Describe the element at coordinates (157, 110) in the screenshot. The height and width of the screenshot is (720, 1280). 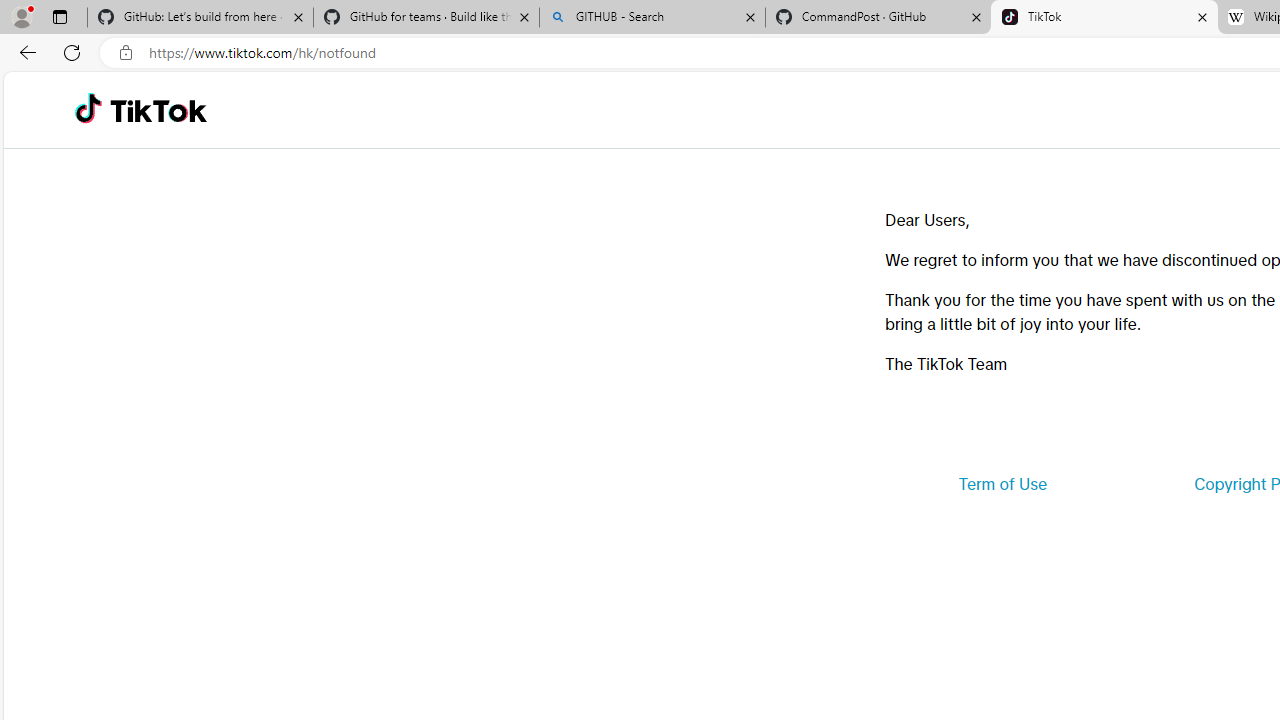
I see `'TikTok'` at that location.